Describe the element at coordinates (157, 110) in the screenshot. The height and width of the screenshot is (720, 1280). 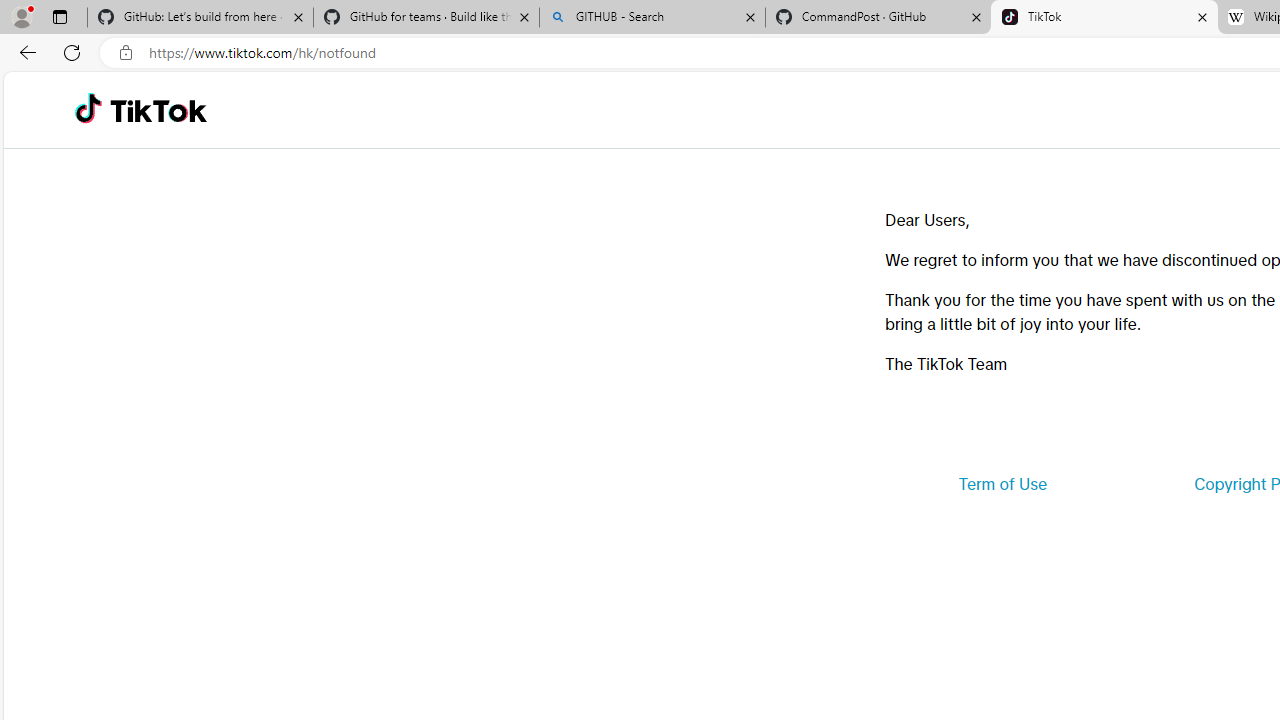
I see `'TikTok'` at that location.